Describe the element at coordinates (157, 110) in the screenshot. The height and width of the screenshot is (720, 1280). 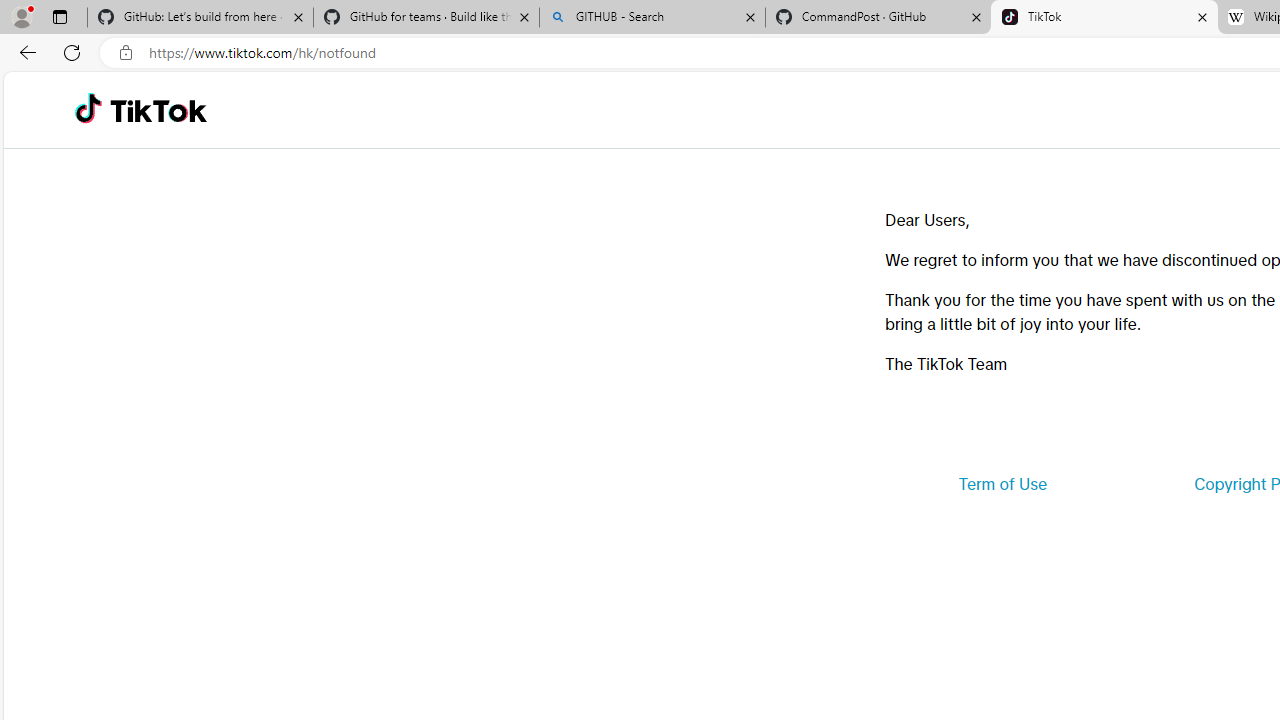
I see `'TikTok'` at that location.